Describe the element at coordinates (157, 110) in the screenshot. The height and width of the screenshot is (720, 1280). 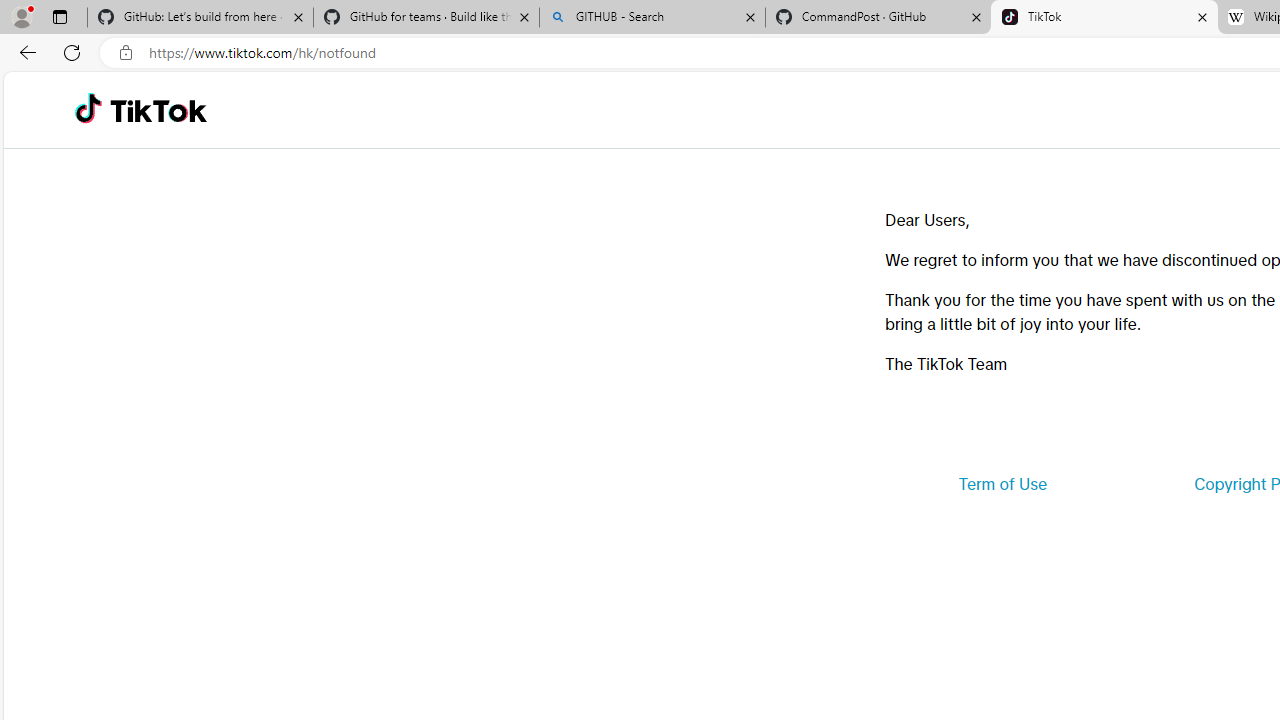
I see `'TikTok'` at that location.